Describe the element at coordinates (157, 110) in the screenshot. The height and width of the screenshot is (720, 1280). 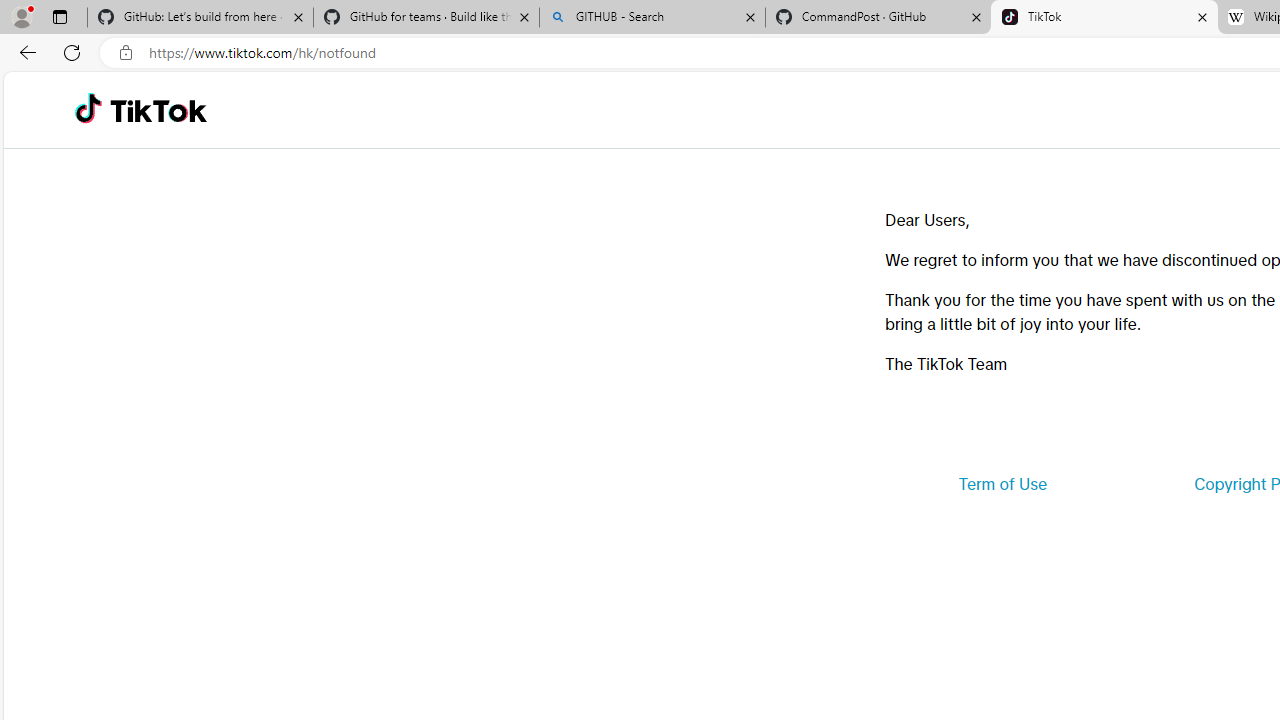
I see `'TikTok'` at that location.